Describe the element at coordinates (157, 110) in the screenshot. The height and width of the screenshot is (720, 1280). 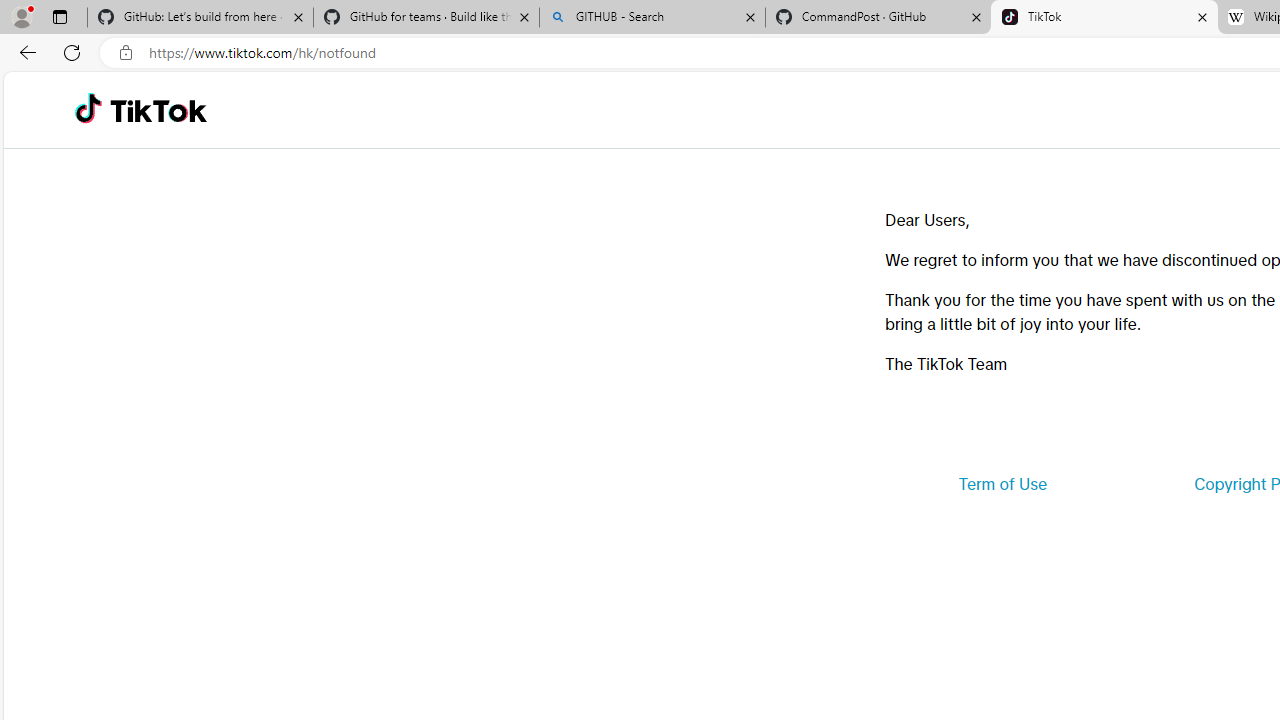
I see `'TikTok'` at that location.